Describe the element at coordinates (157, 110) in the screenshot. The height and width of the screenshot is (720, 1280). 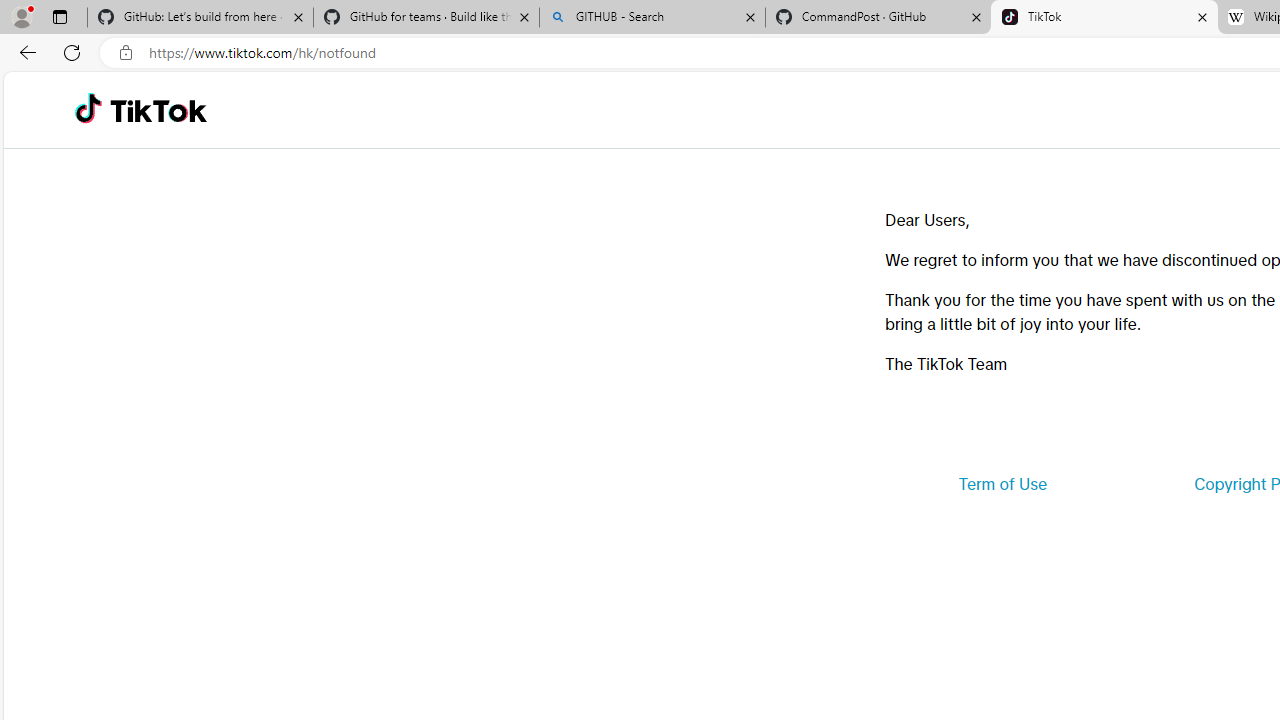
I see `'TikTok'` at that location.